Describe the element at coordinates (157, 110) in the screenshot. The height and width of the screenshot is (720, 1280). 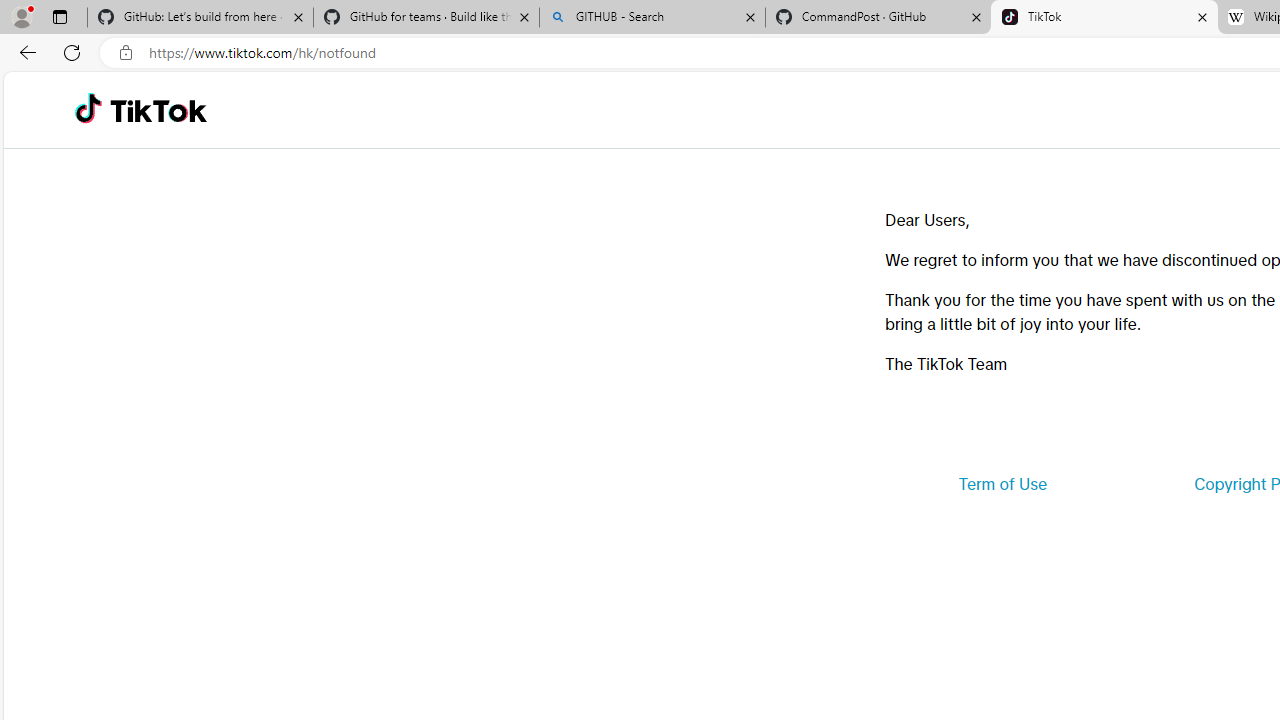
I see `'TikTok'` at that location.